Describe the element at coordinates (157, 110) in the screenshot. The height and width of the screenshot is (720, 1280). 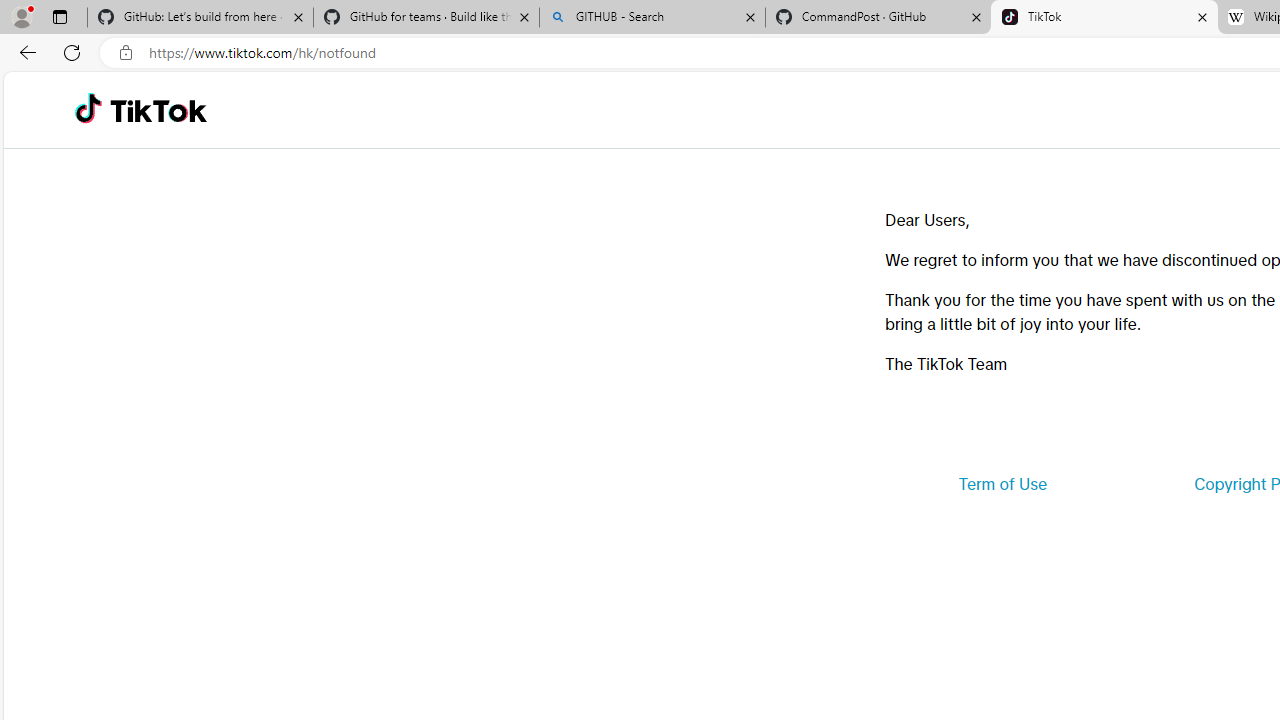
I see `'TikTok'` at that location.